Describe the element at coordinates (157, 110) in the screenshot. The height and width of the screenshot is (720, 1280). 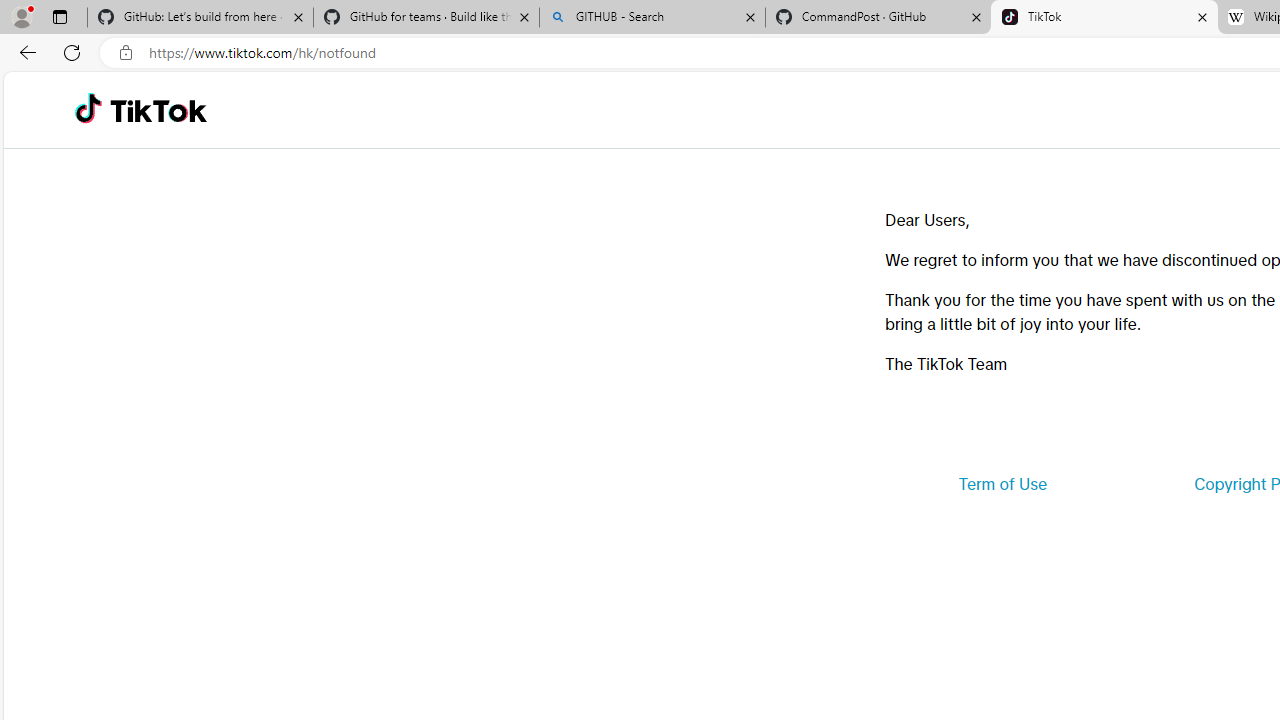
I see `'TikTok'` at that location.